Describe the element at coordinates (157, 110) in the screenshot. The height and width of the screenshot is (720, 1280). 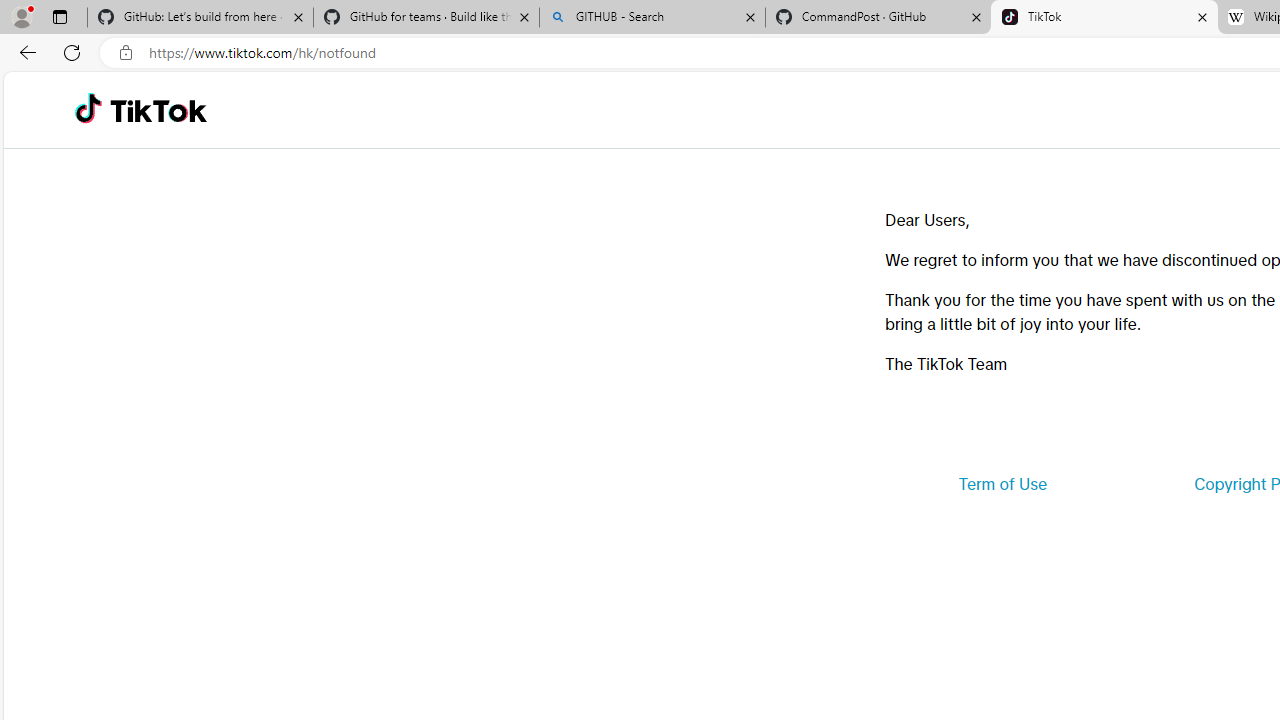
I see `'TikTok'` at that location.